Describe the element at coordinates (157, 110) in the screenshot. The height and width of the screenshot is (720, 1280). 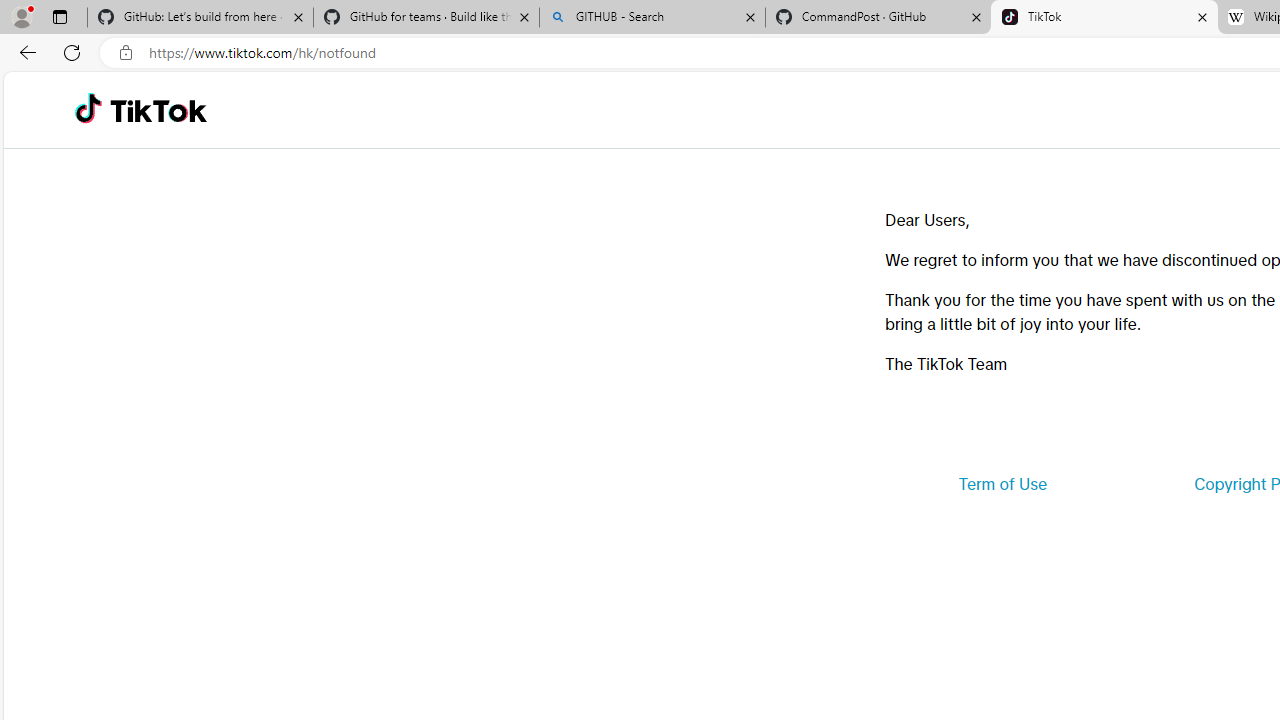
I see `'TikTok'` at that location.